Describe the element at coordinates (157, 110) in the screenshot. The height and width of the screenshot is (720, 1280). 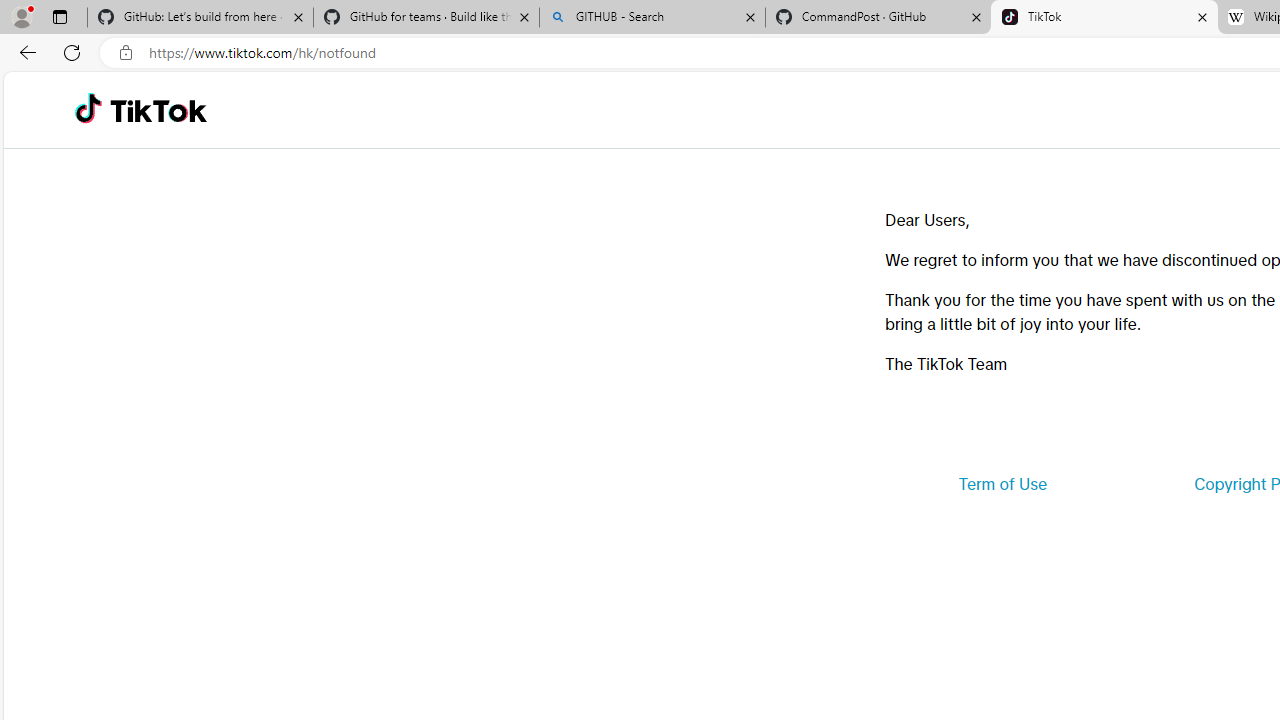
I see `'TikTok'` at that location.